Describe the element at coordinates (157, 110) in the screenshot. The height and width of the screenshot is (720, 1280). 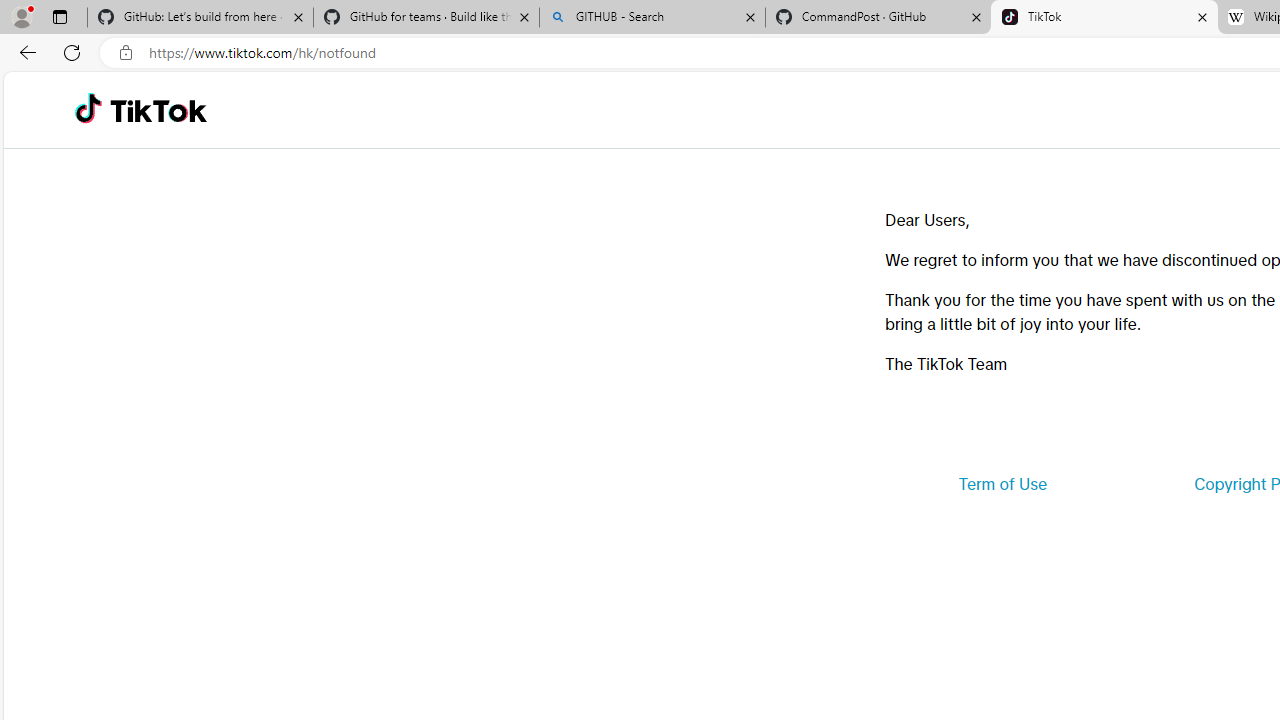
I see `'TikTok'` at that location.